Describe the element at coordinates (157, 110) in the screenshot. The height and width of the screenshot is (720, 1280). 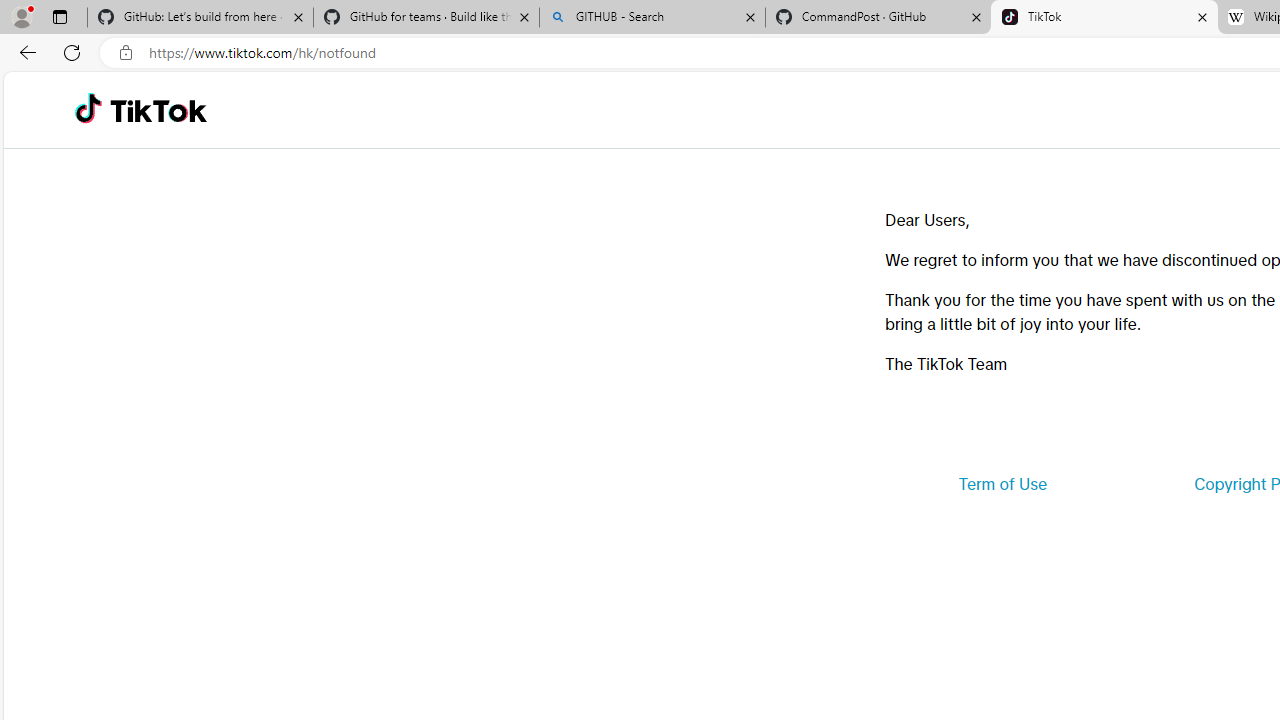
I see `'TikTok'` at that location.